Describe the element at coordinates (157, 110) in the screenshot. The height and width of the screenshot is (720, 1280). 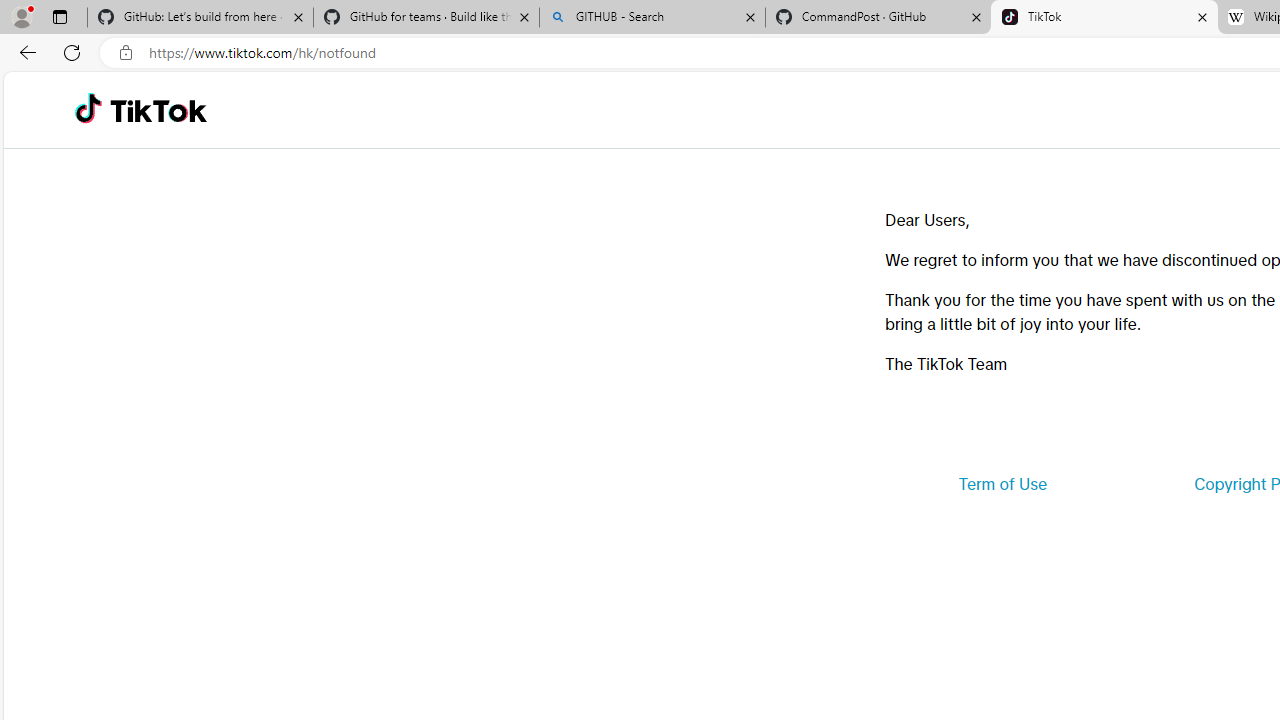
I see `'TikTok'` at that location.